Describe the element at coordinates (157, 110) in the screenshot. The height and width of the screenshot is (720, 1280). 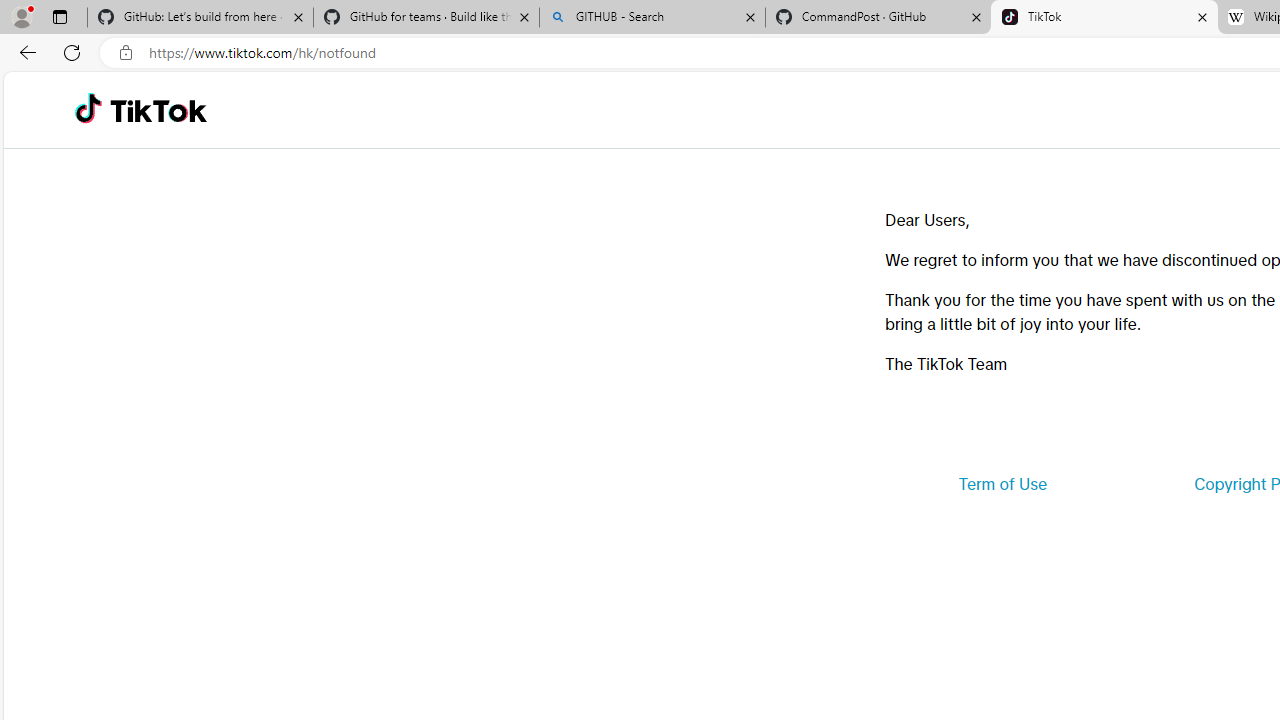
I see `'TikTok'` at that location.